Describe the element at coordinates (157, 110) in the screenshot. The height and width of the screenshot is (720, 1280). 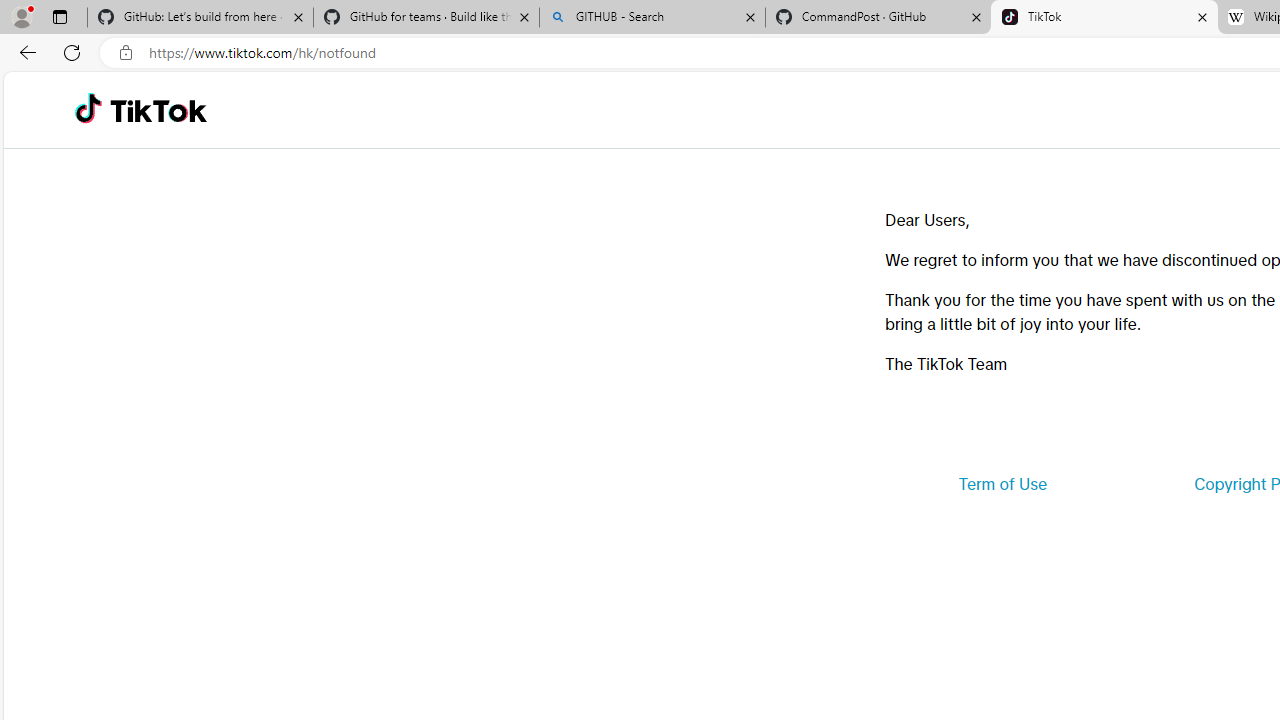
I see `'TikTok'` at that location.